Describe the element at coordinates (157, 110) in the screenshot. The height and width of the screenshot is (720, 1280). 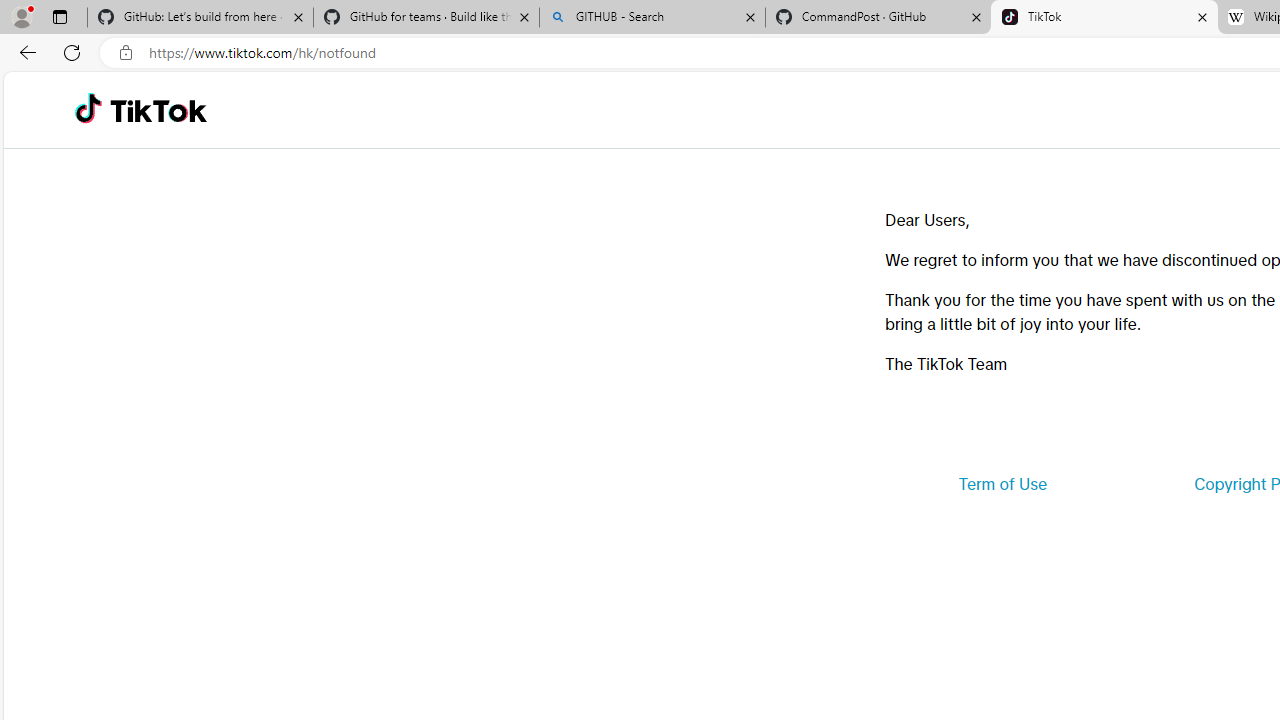
I see `'TikTok'` at that location.